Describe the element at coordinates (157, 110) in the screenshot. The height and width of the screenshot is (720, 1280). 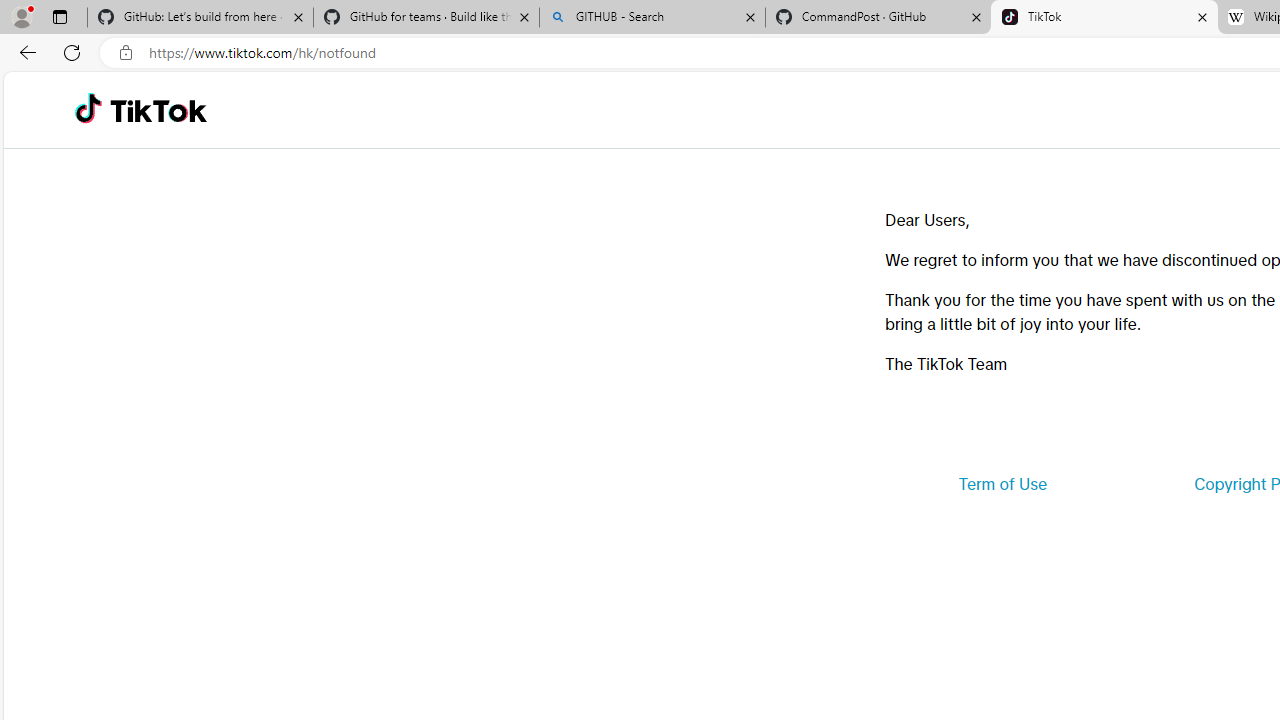
I see `'TikTok'` at that location.